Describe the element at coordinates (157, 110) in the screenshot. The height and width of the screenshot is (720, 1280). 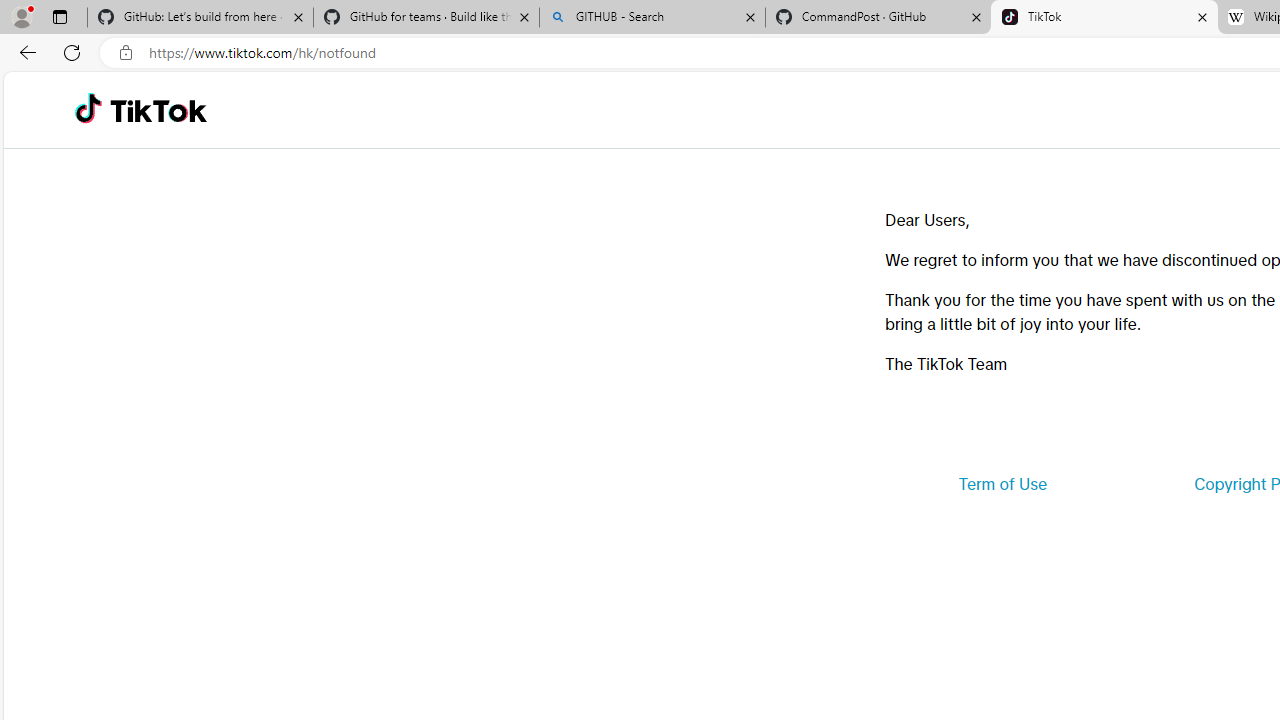
I see `'TikTok'` at that location.